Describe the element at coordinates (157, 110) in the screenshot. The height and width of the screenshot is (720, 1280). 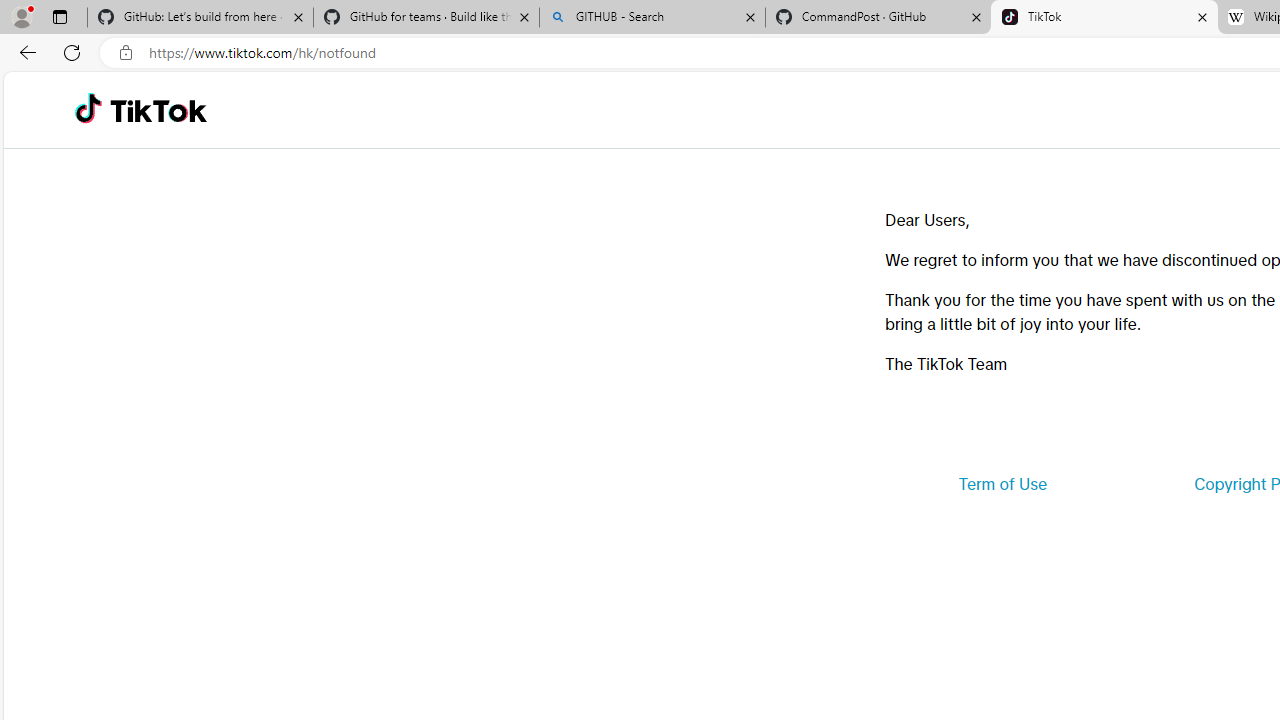
I see `'TikTok'` at that location.